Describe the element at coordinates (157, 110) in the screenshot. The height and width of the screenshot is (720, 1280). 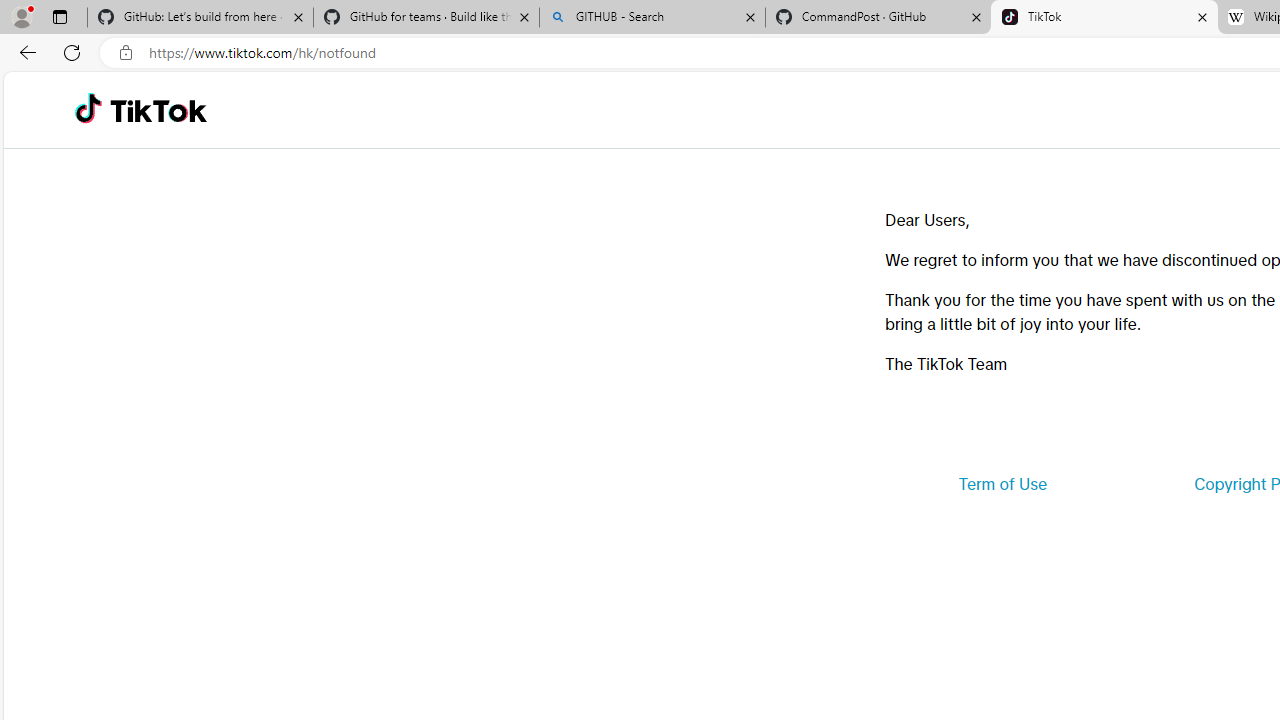
I see `'TikTok'` at that location.